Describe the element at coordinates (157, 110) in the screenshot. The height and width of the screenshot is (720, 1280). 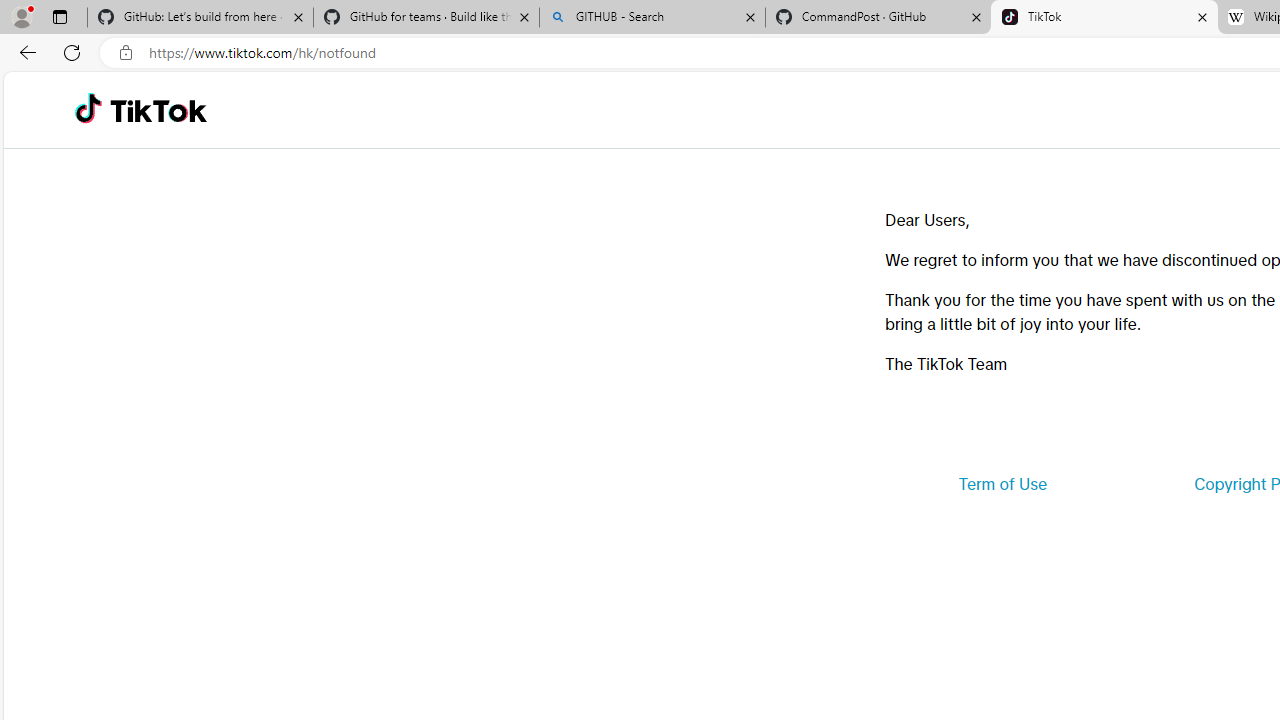
I see `'TikTok'` at that location.